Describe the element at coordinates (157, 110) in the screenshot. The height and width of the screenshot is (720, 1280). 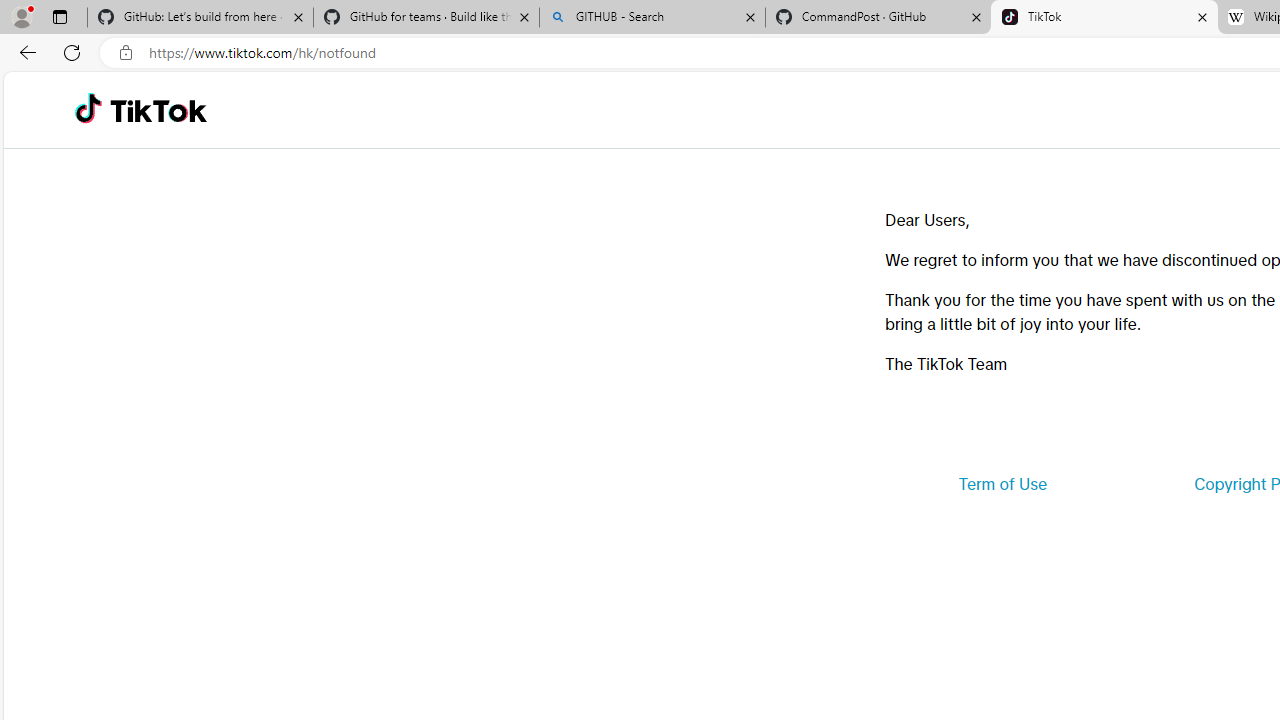
I see `'TikTok'` at that location.